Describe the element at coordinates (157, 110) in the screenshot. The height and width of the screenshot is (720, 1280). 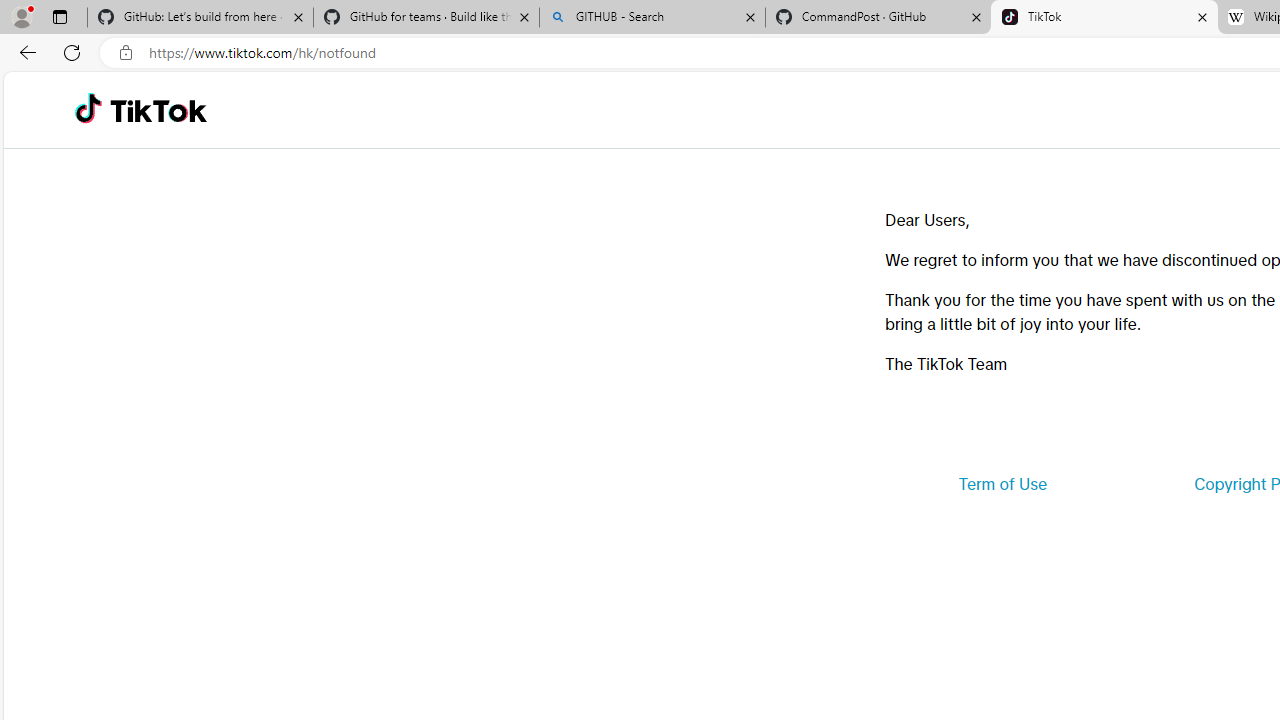
I see `'TikTok'` at that location.